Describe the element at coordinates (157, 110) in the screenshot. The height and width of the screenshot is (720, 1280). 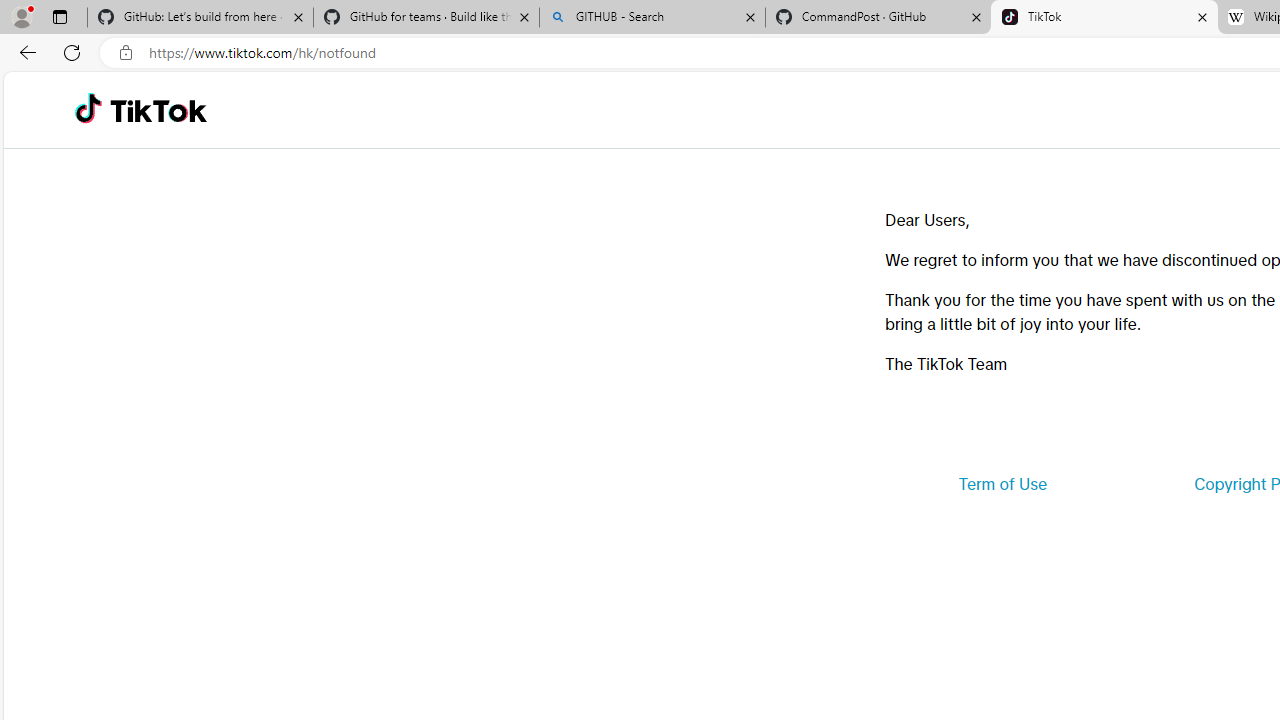
I see `'TikTok'` at that location.